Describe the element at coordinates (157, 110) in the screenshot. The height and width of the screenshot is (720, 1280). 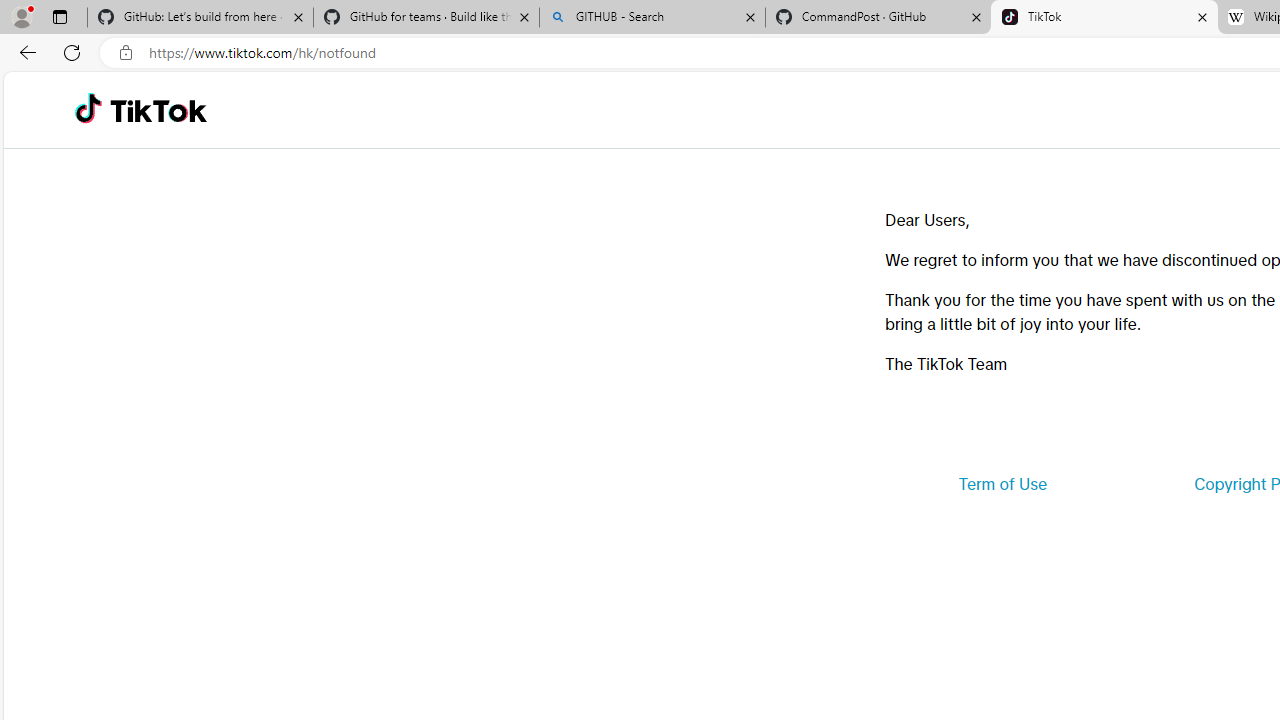
I see `'TikTok'` at that location.